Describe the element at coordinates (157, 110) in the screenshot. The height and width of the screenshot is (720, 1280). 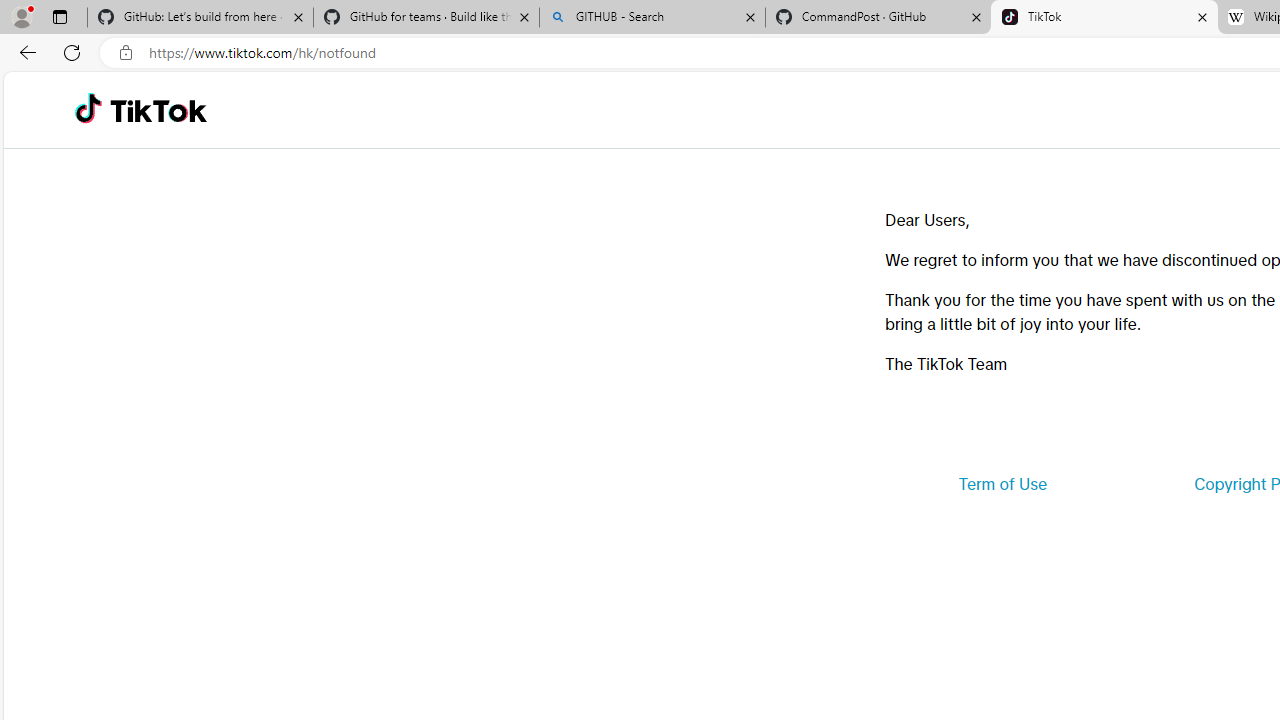
I see `'TikTok'` at that location.